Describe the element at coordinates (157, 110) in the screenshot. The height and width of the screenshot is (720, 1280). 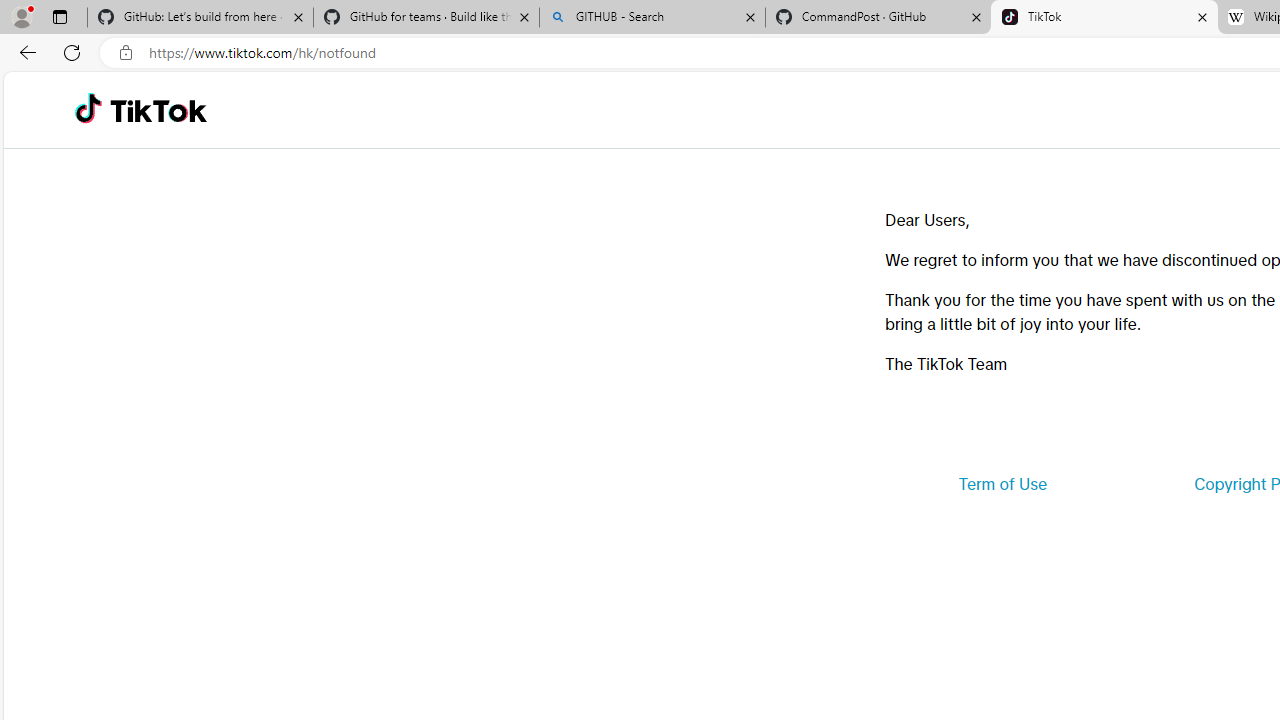
I see `'TikTok'` at that location.